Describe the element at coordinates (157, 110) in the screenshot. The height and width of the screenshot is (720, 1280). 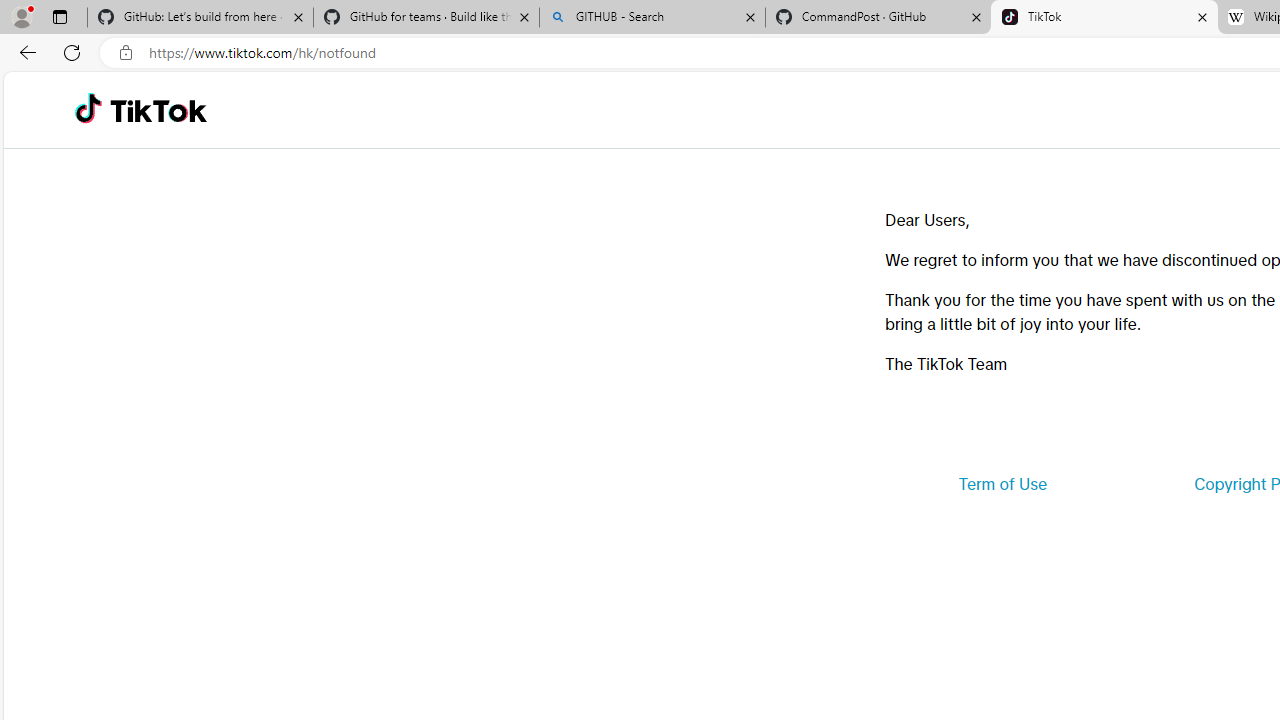
I see `'TikTok'` at that location.